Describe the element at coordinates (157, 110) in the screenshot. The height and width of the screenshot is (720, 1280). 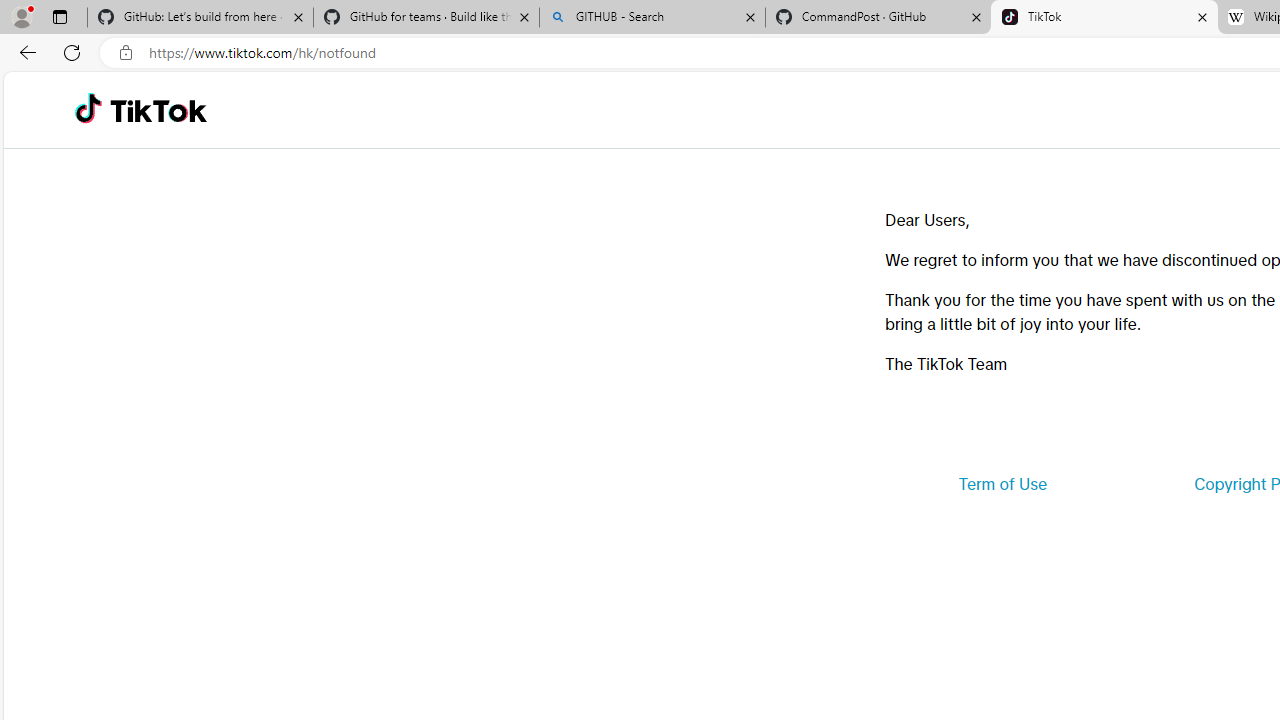
I see `'TikTok'` at that location.